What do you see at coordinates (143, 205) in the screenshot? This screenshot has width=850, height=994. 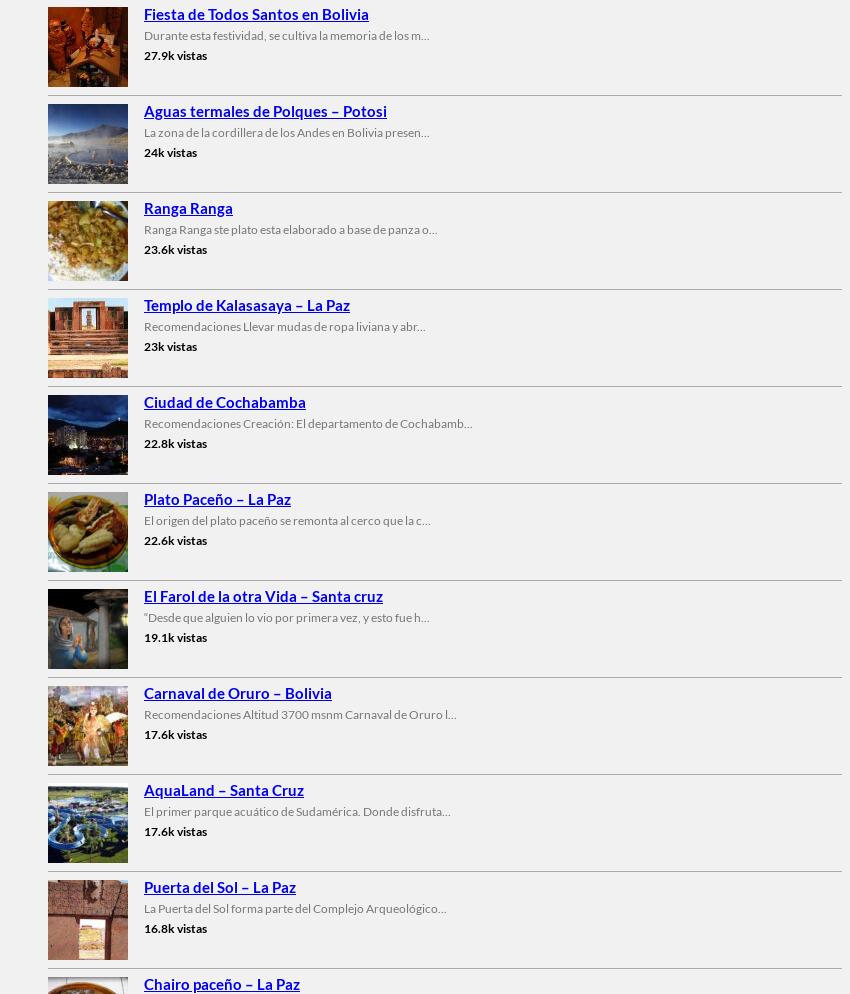 I see `'Ranga Ranga'` at bounding box center [143, 205].